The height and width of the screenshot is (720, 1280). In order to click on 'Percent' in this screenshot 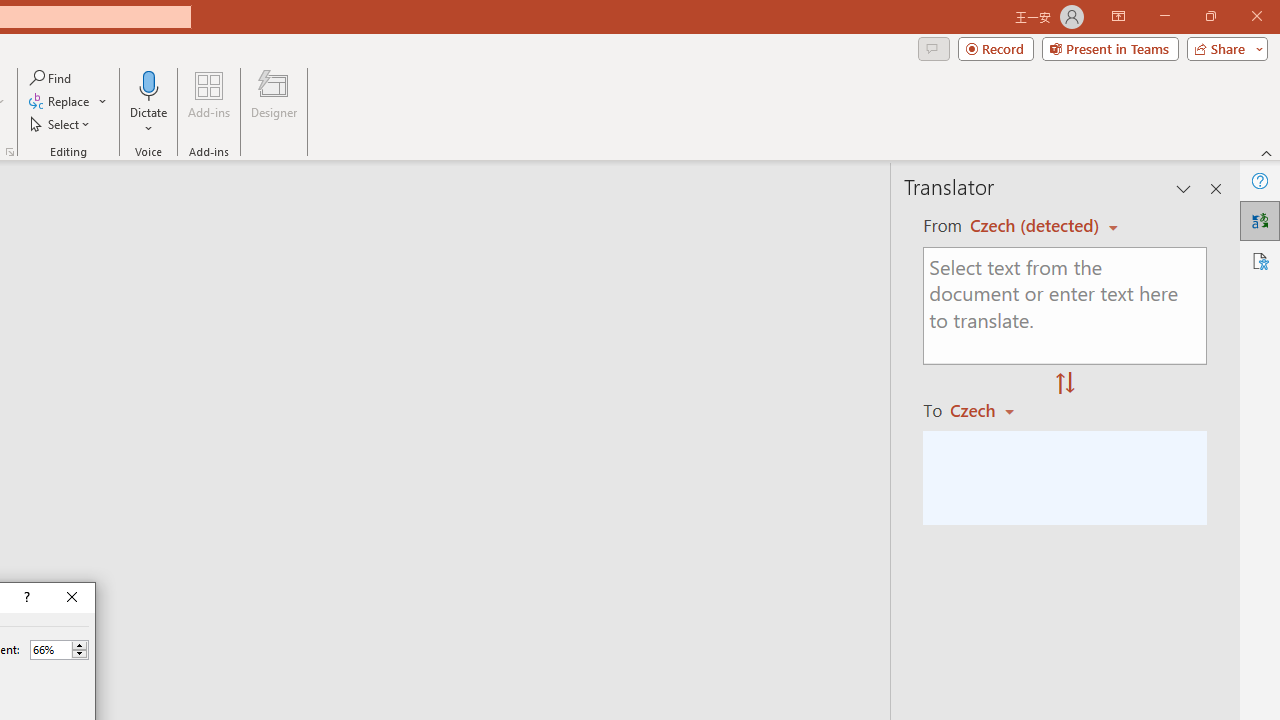, I will do `click(59, 650)`.